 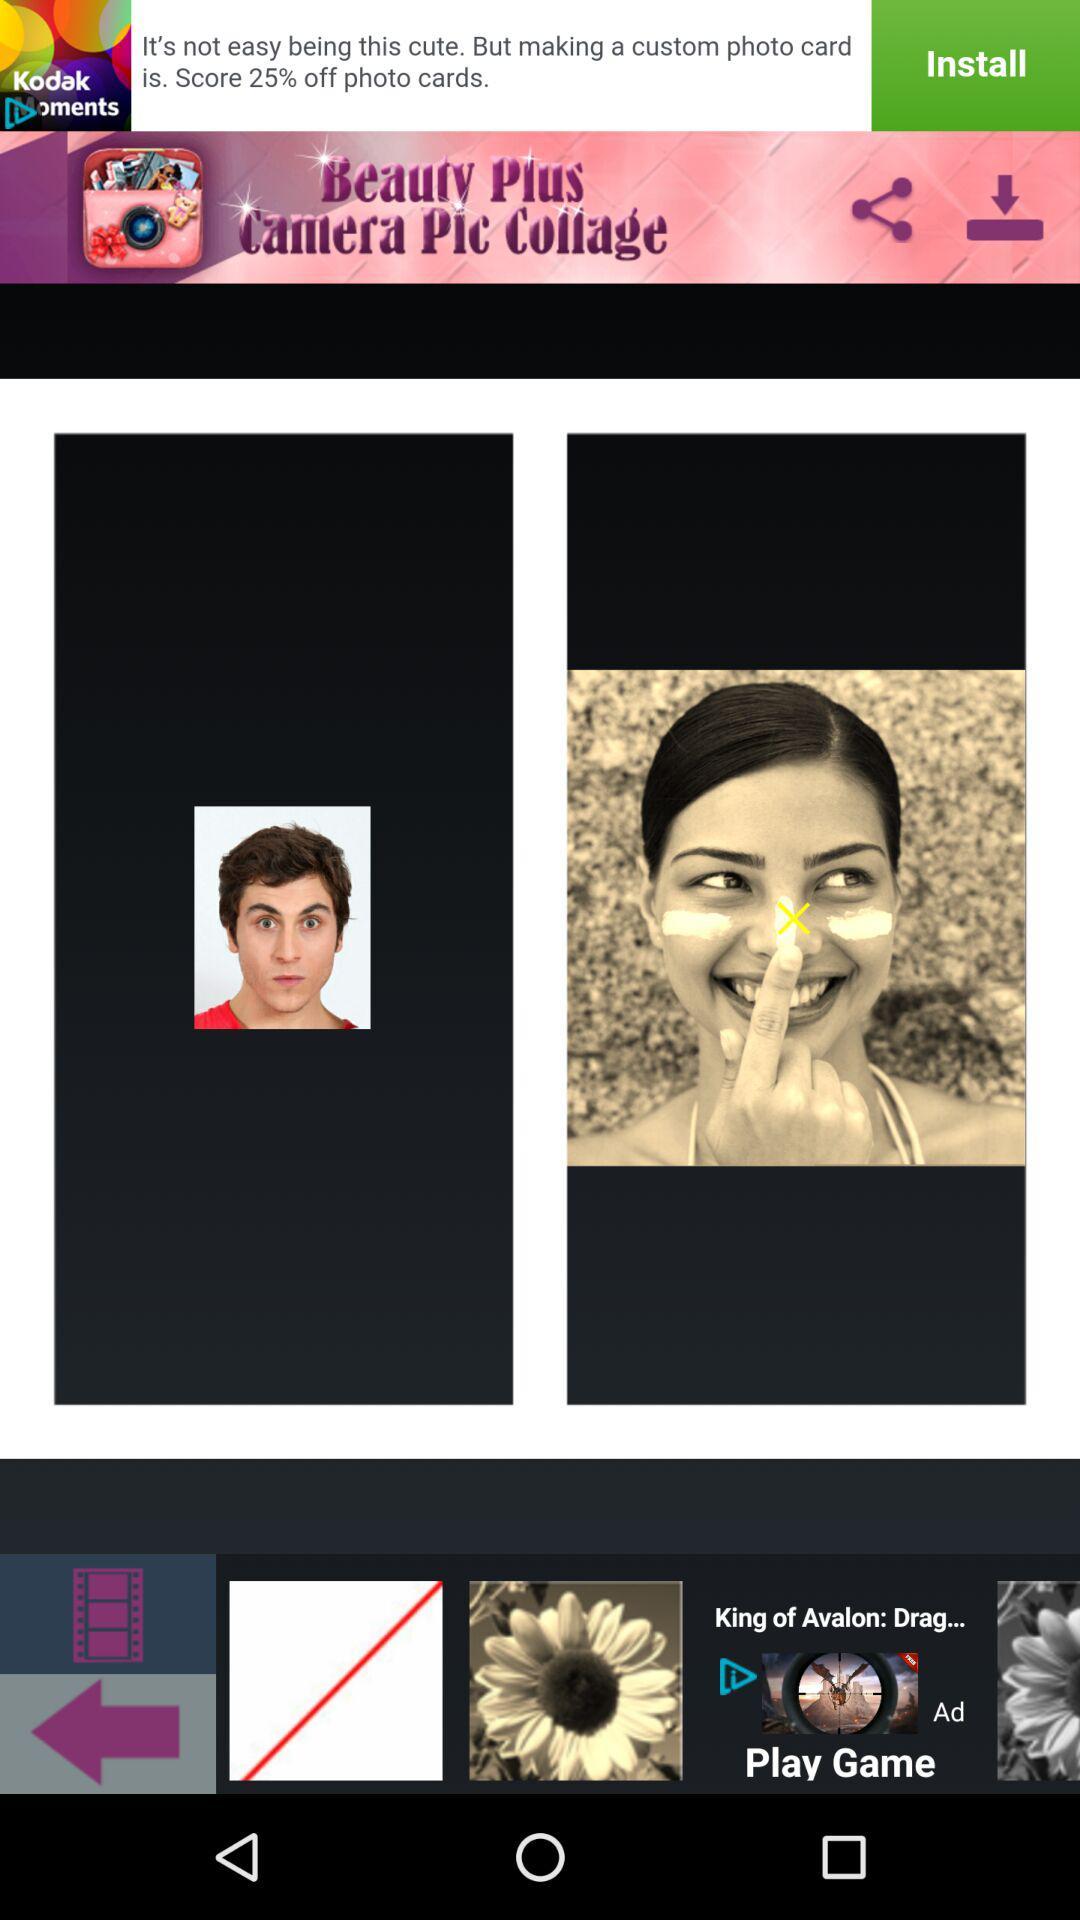 I want to click on the file_download icon, so click(x=1005, y=221).